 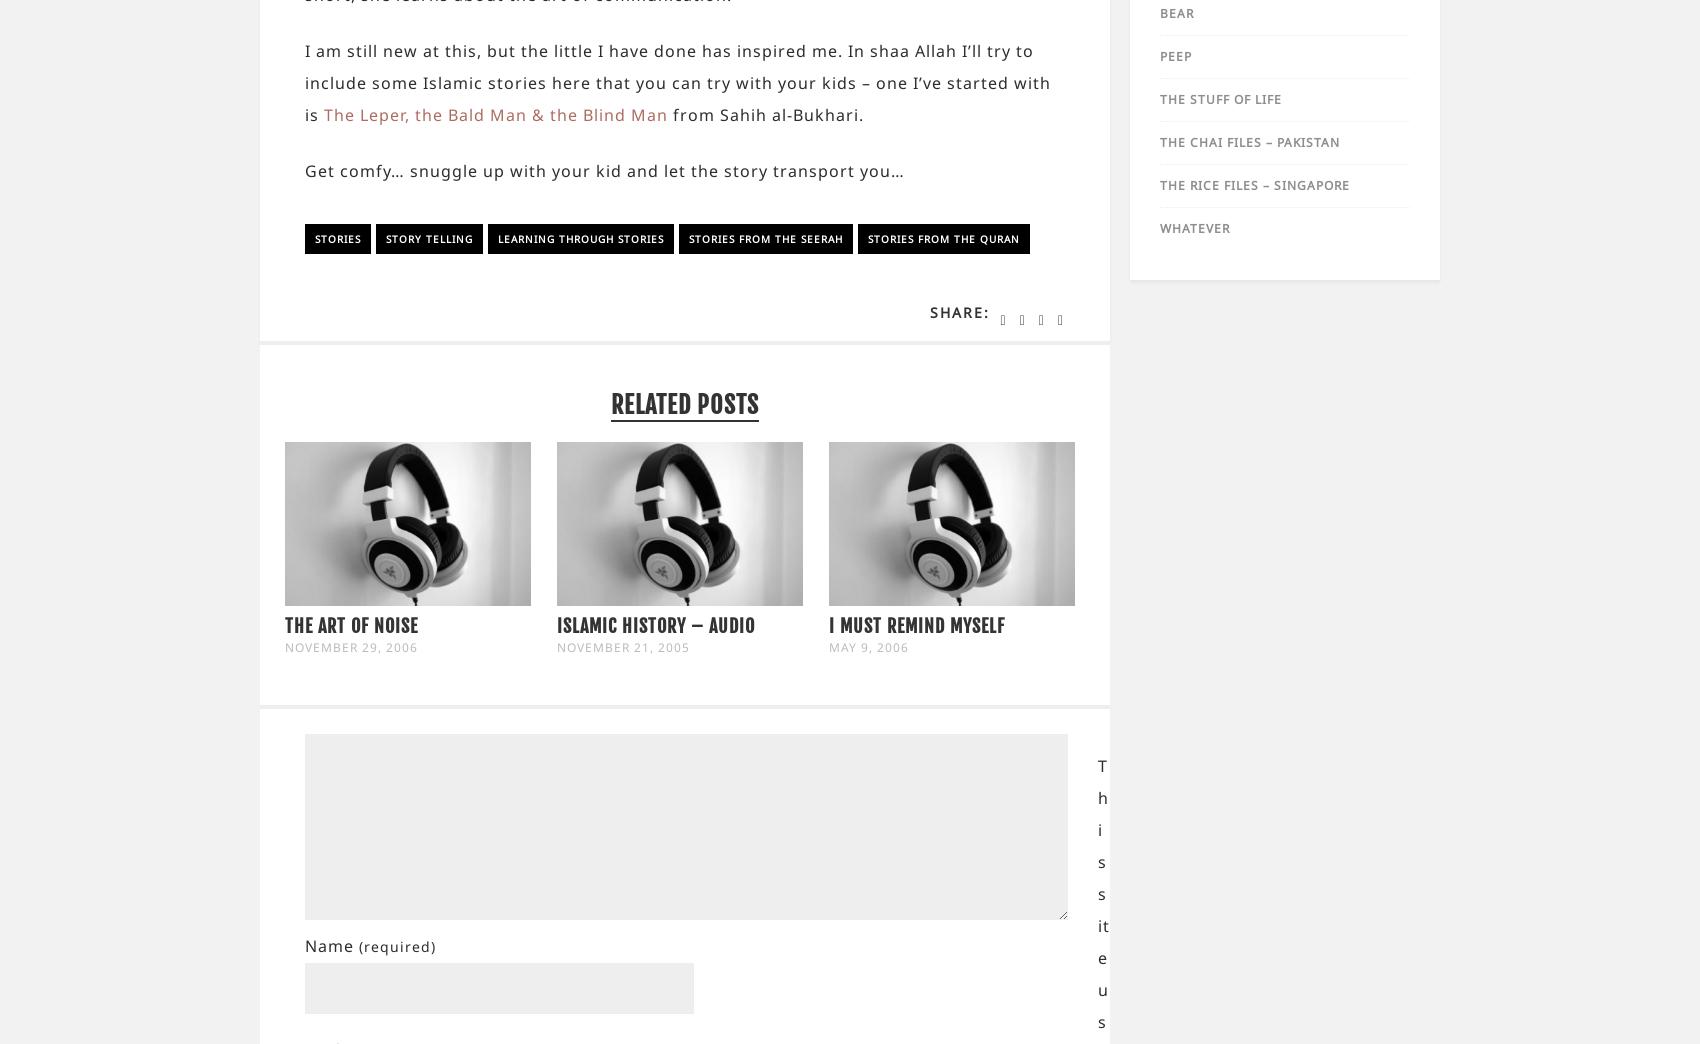 What do you see at coordinates (1249, 141) in the screenshot?
I see `'The Chai Files – Pakistan'` at bounding box center [1249, 141].